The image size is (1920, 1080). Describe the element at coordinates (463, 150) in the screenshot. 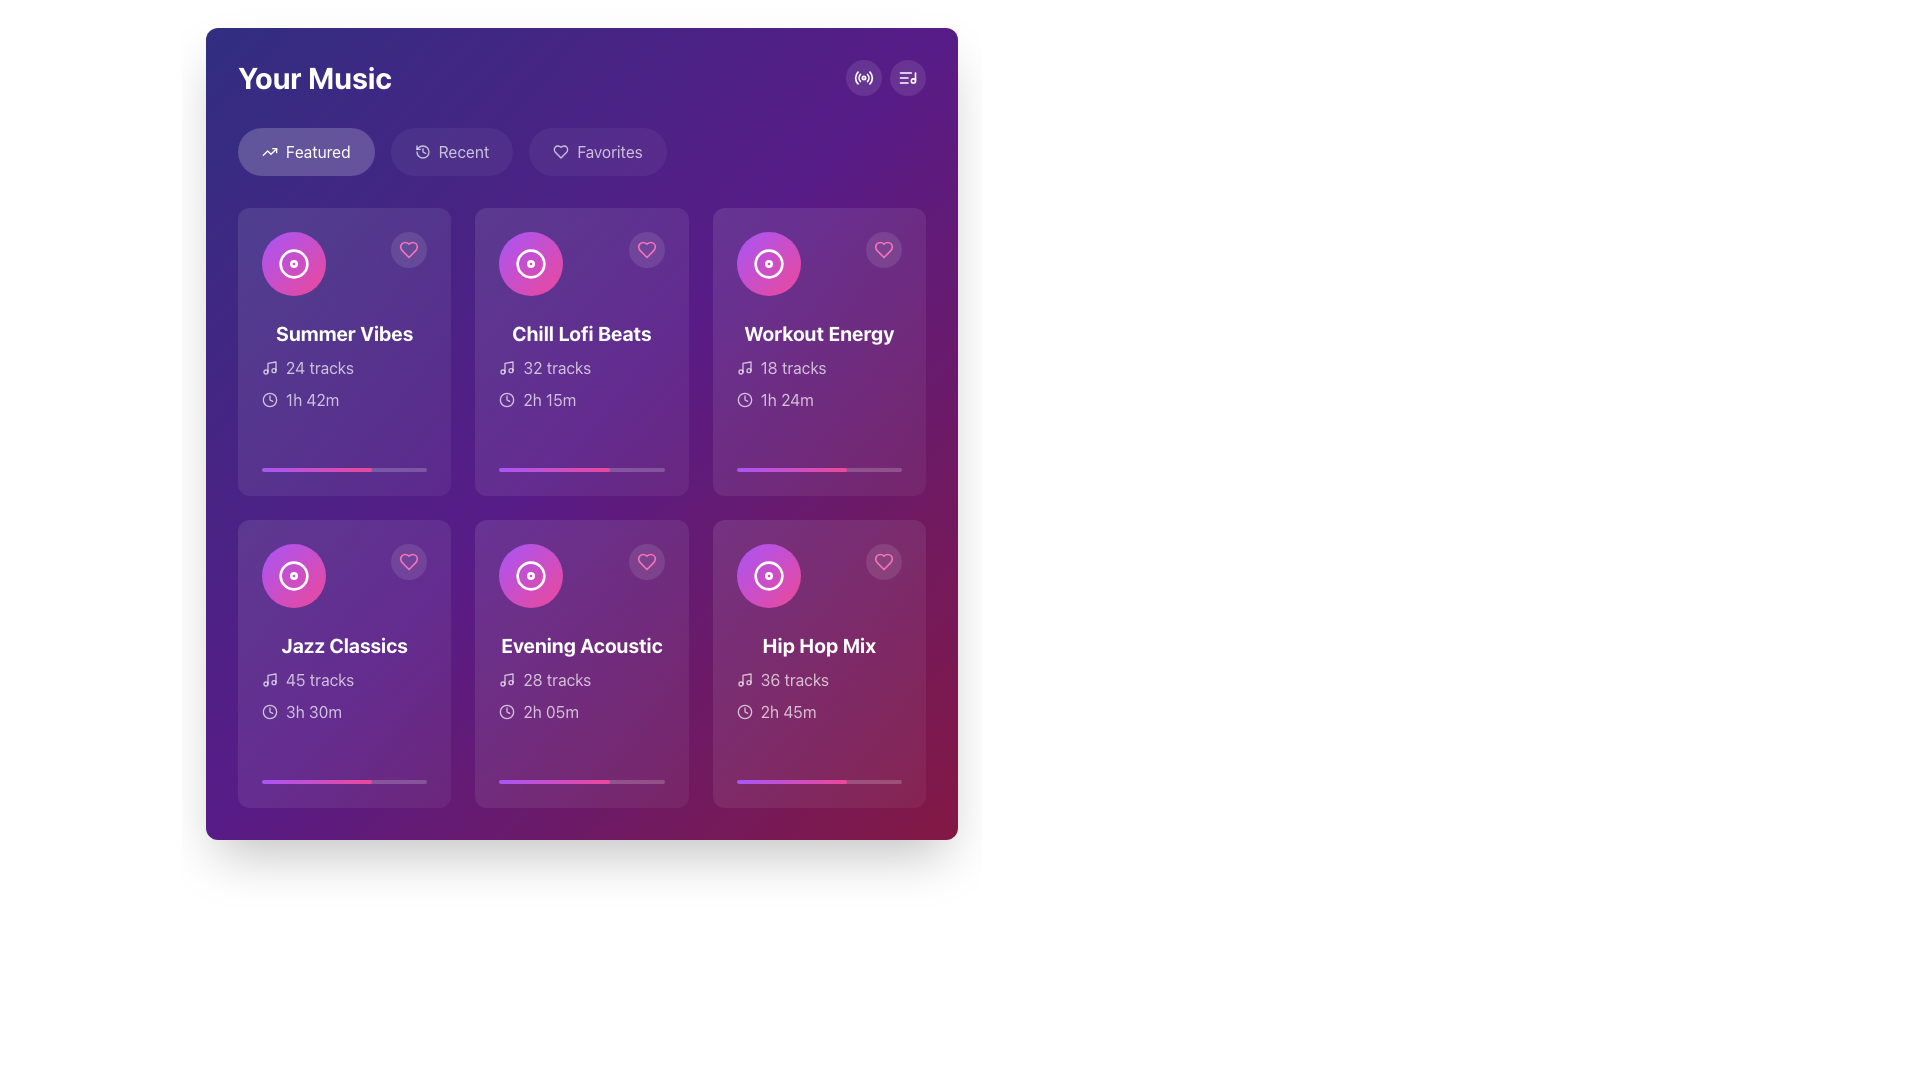

I see `the 'Recent' text within the second button in the horizontal list of three buttons` at that location.